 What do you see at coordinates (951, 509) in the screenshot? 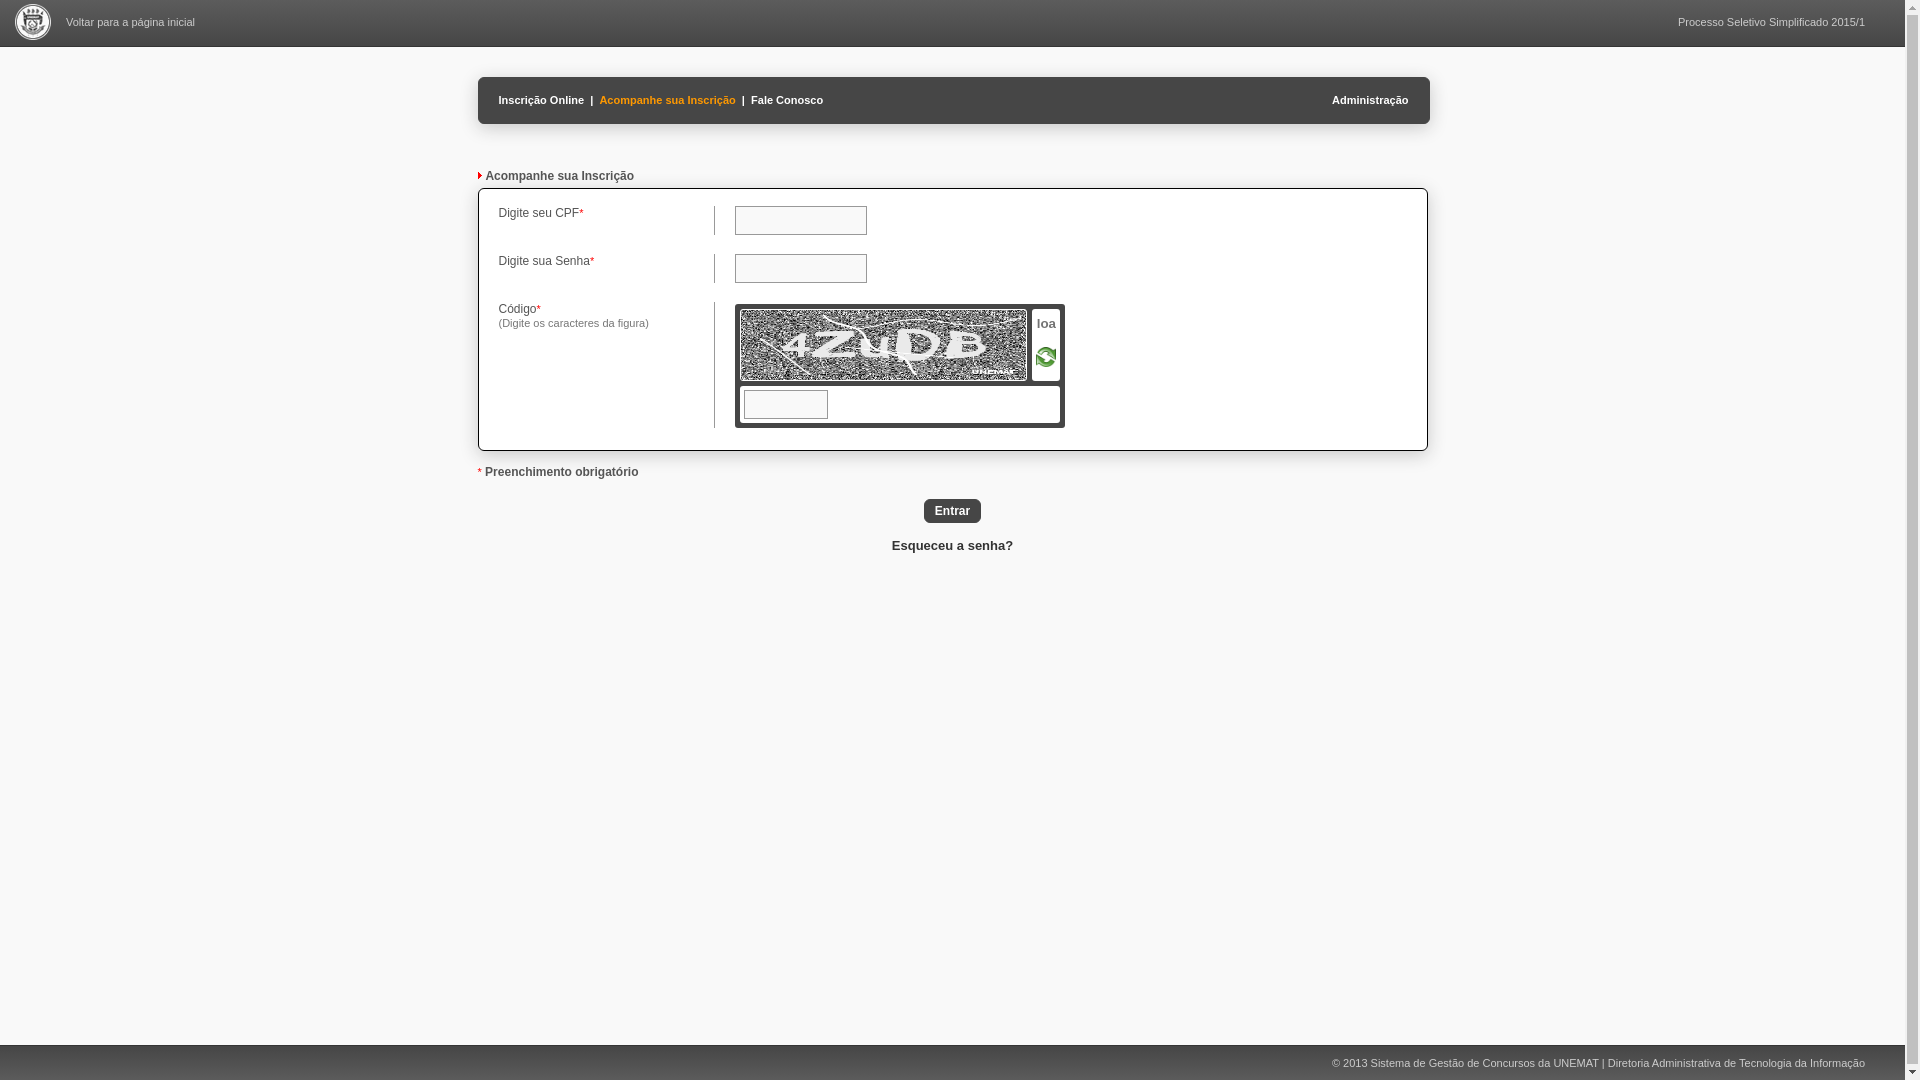
I see `'Entrar'` at bounding box center [951, 509].